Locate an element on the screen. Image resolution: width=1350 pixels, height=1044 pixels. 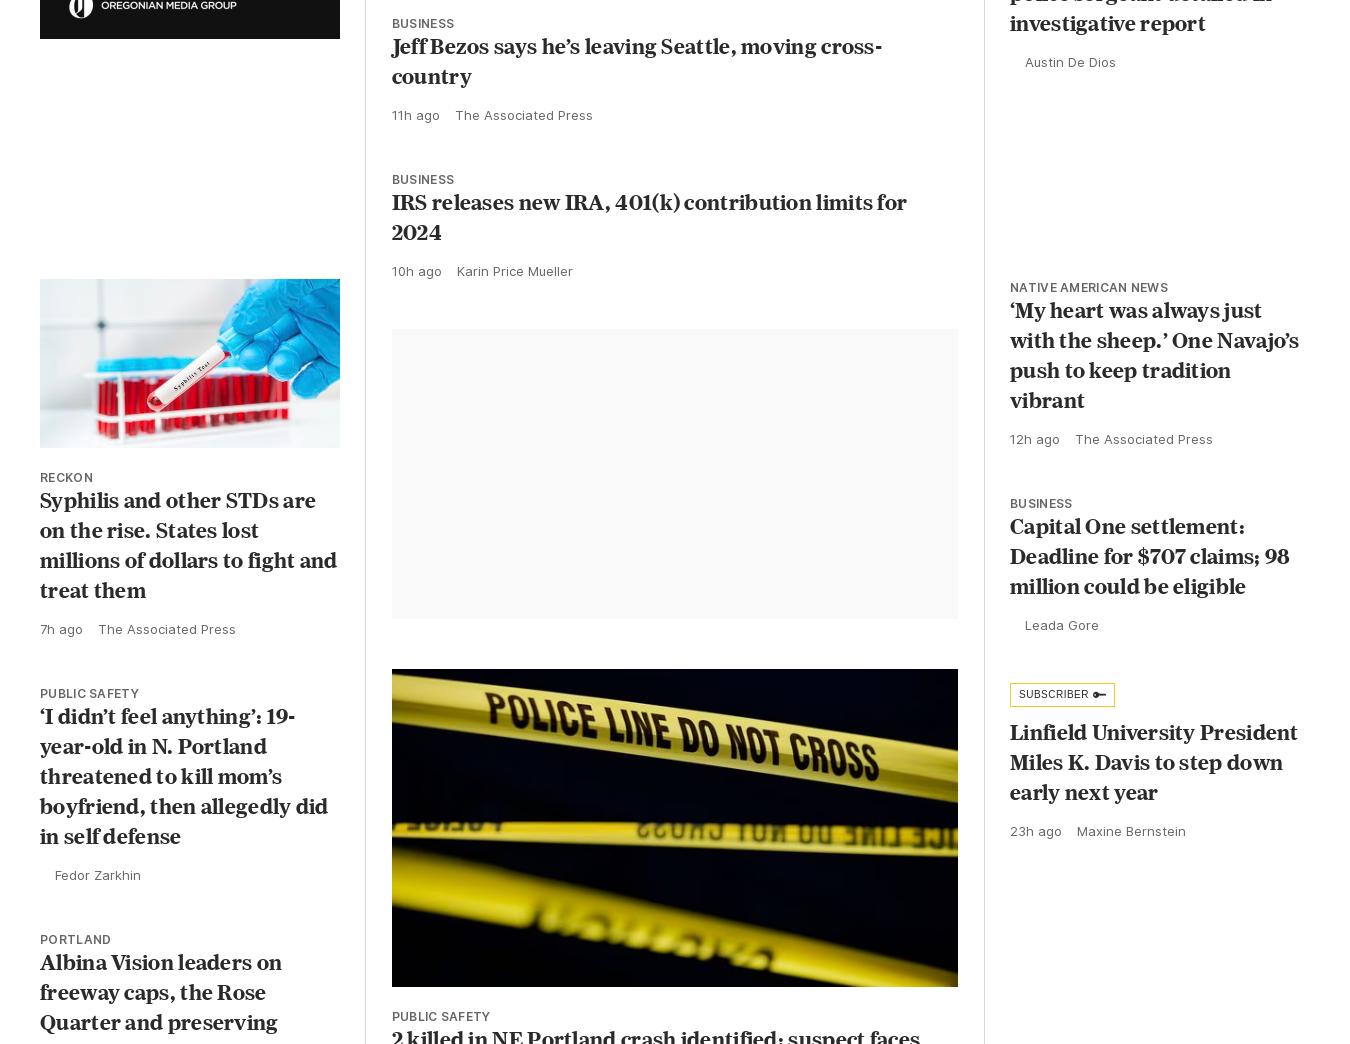
'Leada Gore' is located at coordinates (1062, 642).